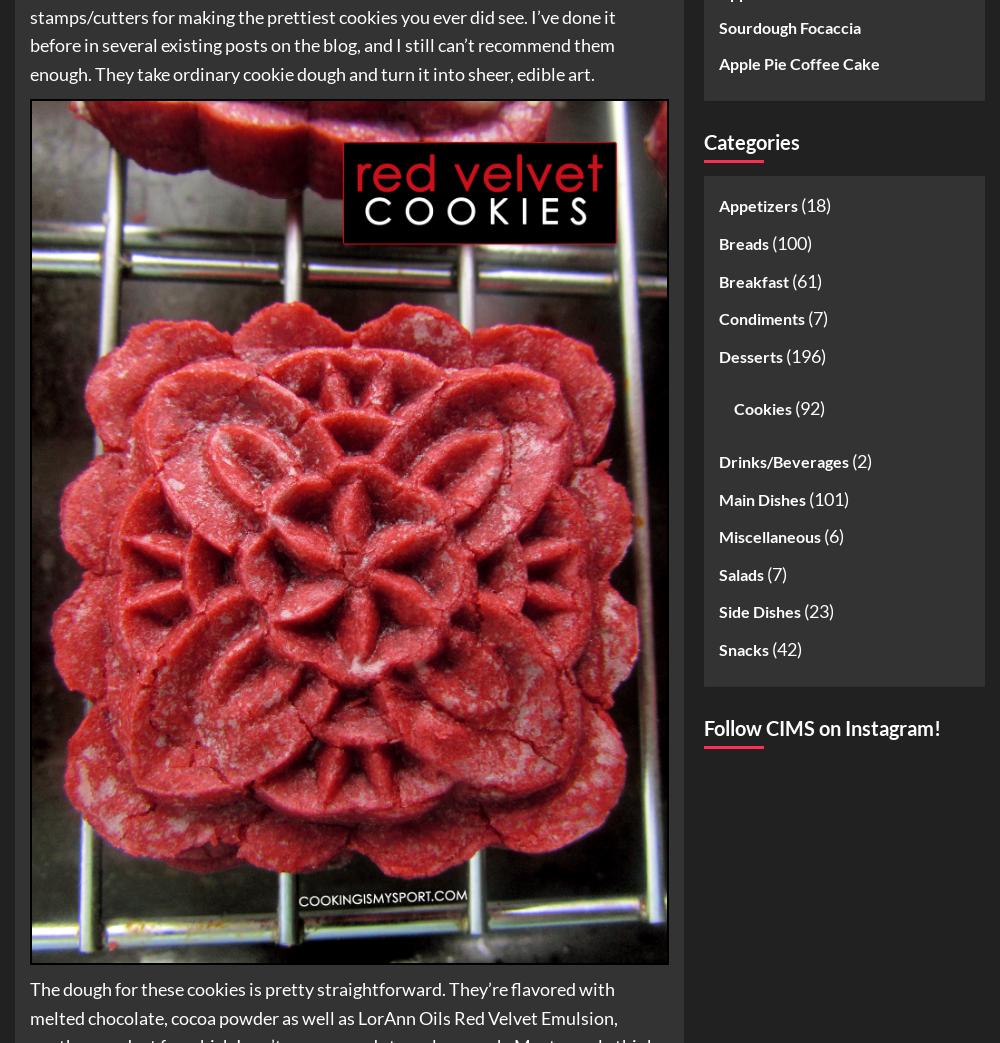 This screenshot has height=1043, width=1000. What do you see at coordinates (808, 408) in the screenshot?
I see `'(92)'` at bounding box center [808, 408].